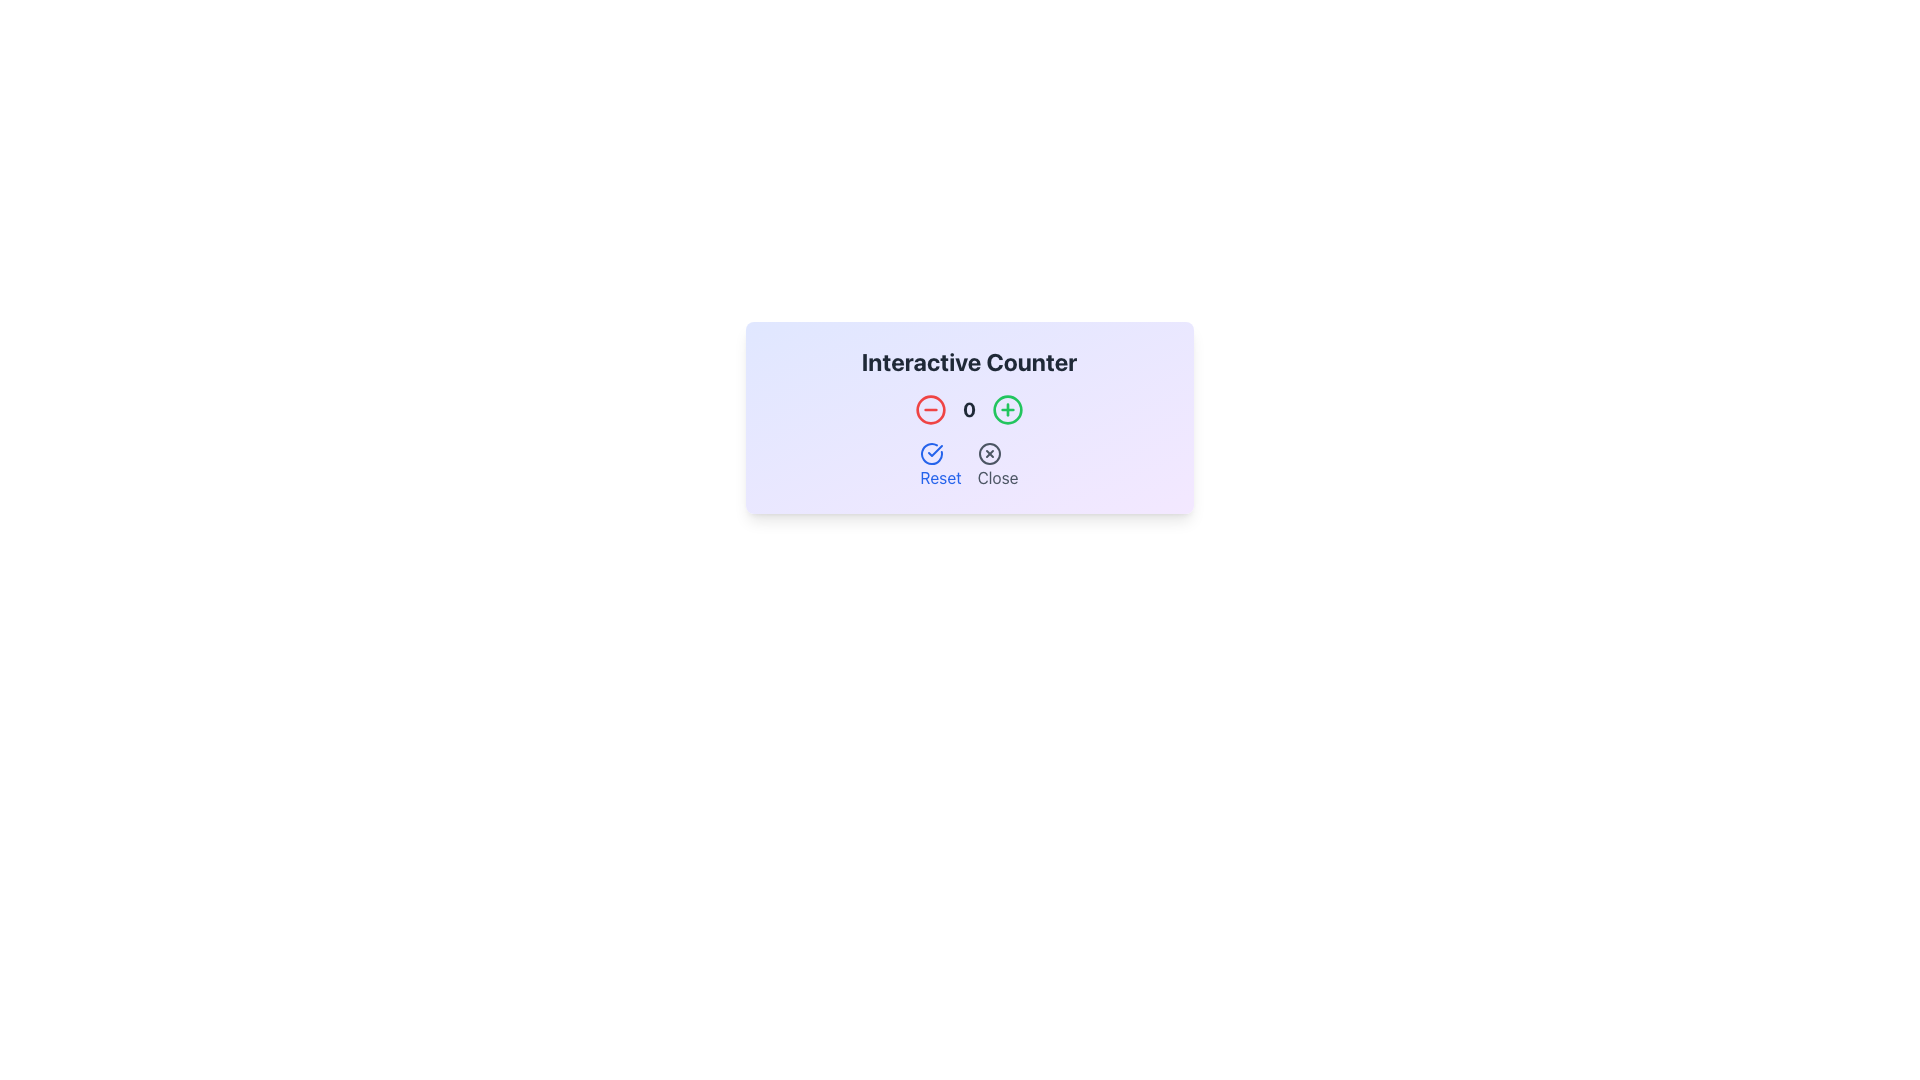  I want to click on the 'Close' button, which is part of the horizontal group of buttons labeled 'Reset' and 'Close' at the bottom of the 'Interactive Counter' card, so click(969, 466).